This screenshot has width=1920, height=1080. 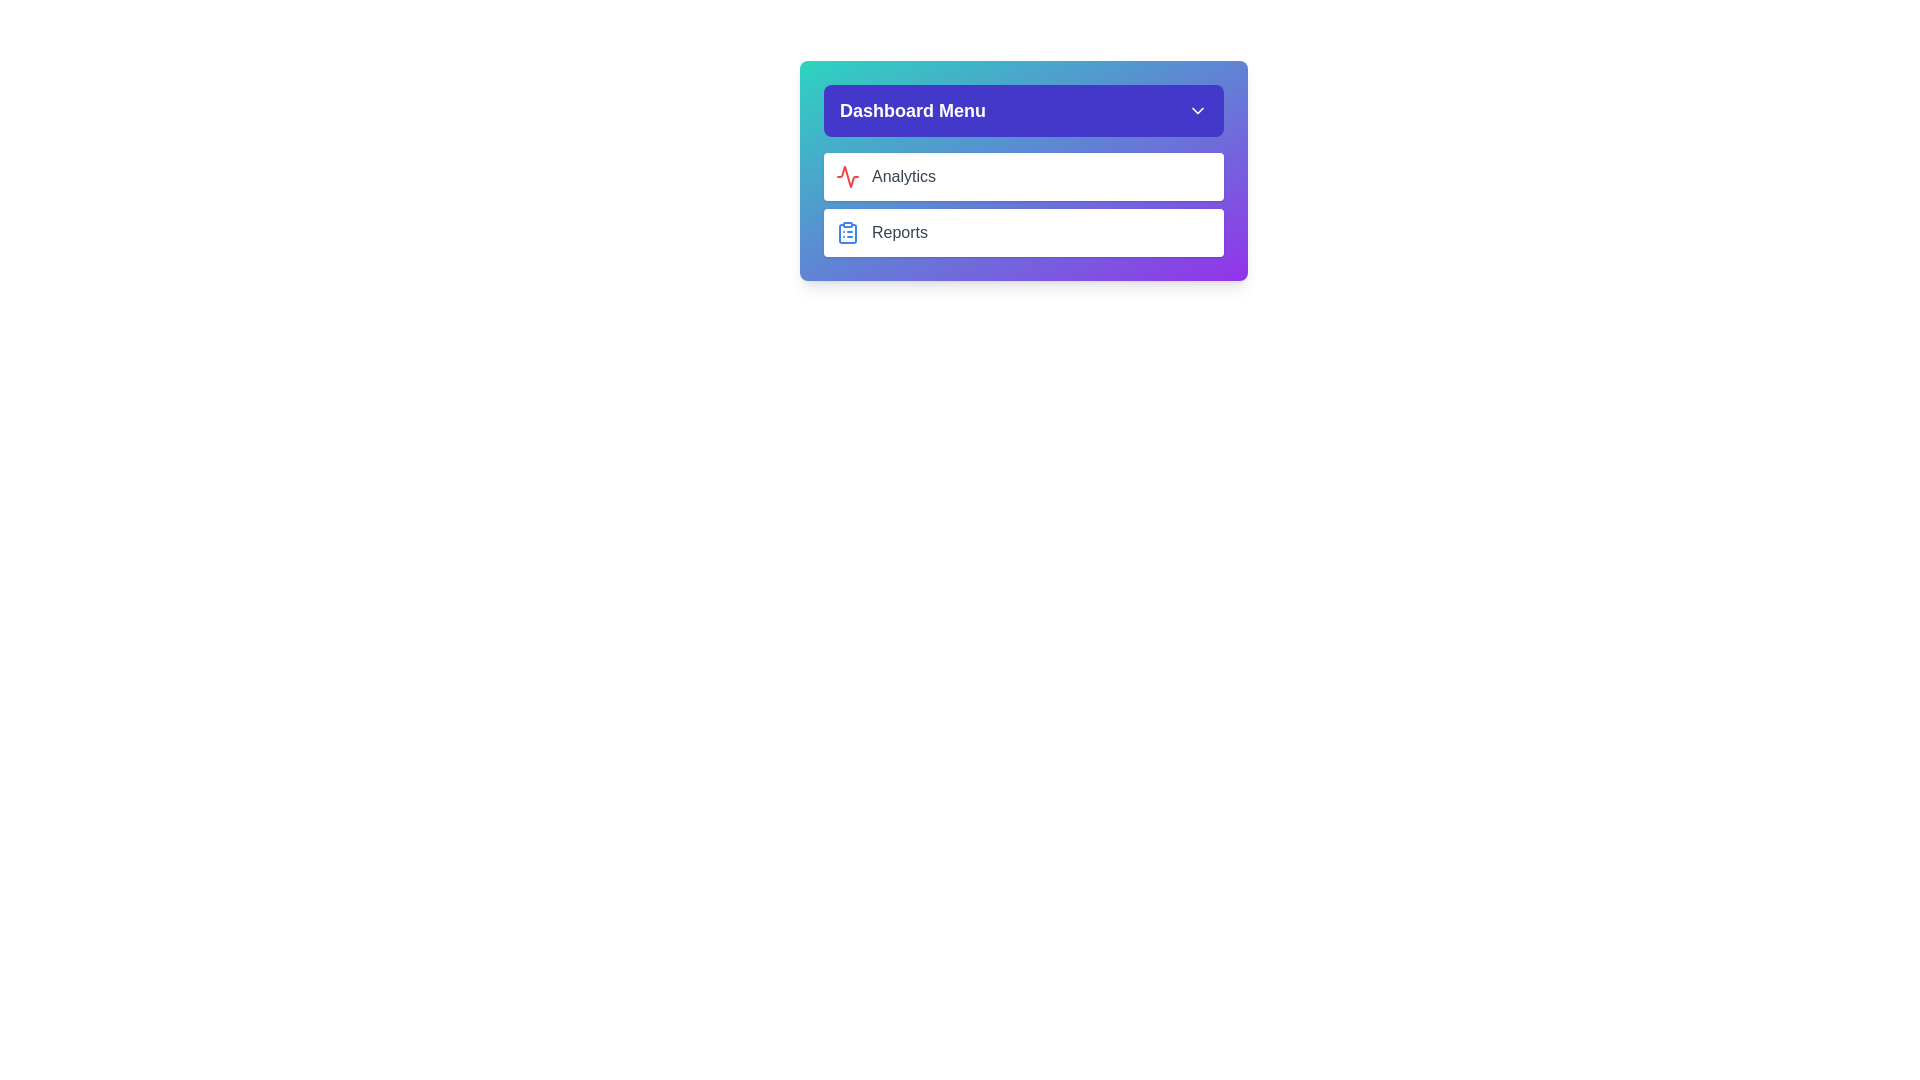 What do you see at coordinates (1023, 231) in the screenshot?
I see `the 'Reports' button located in the 'Dashboard Menu' for keyboard navigation` at bounding box center [1023, 231].